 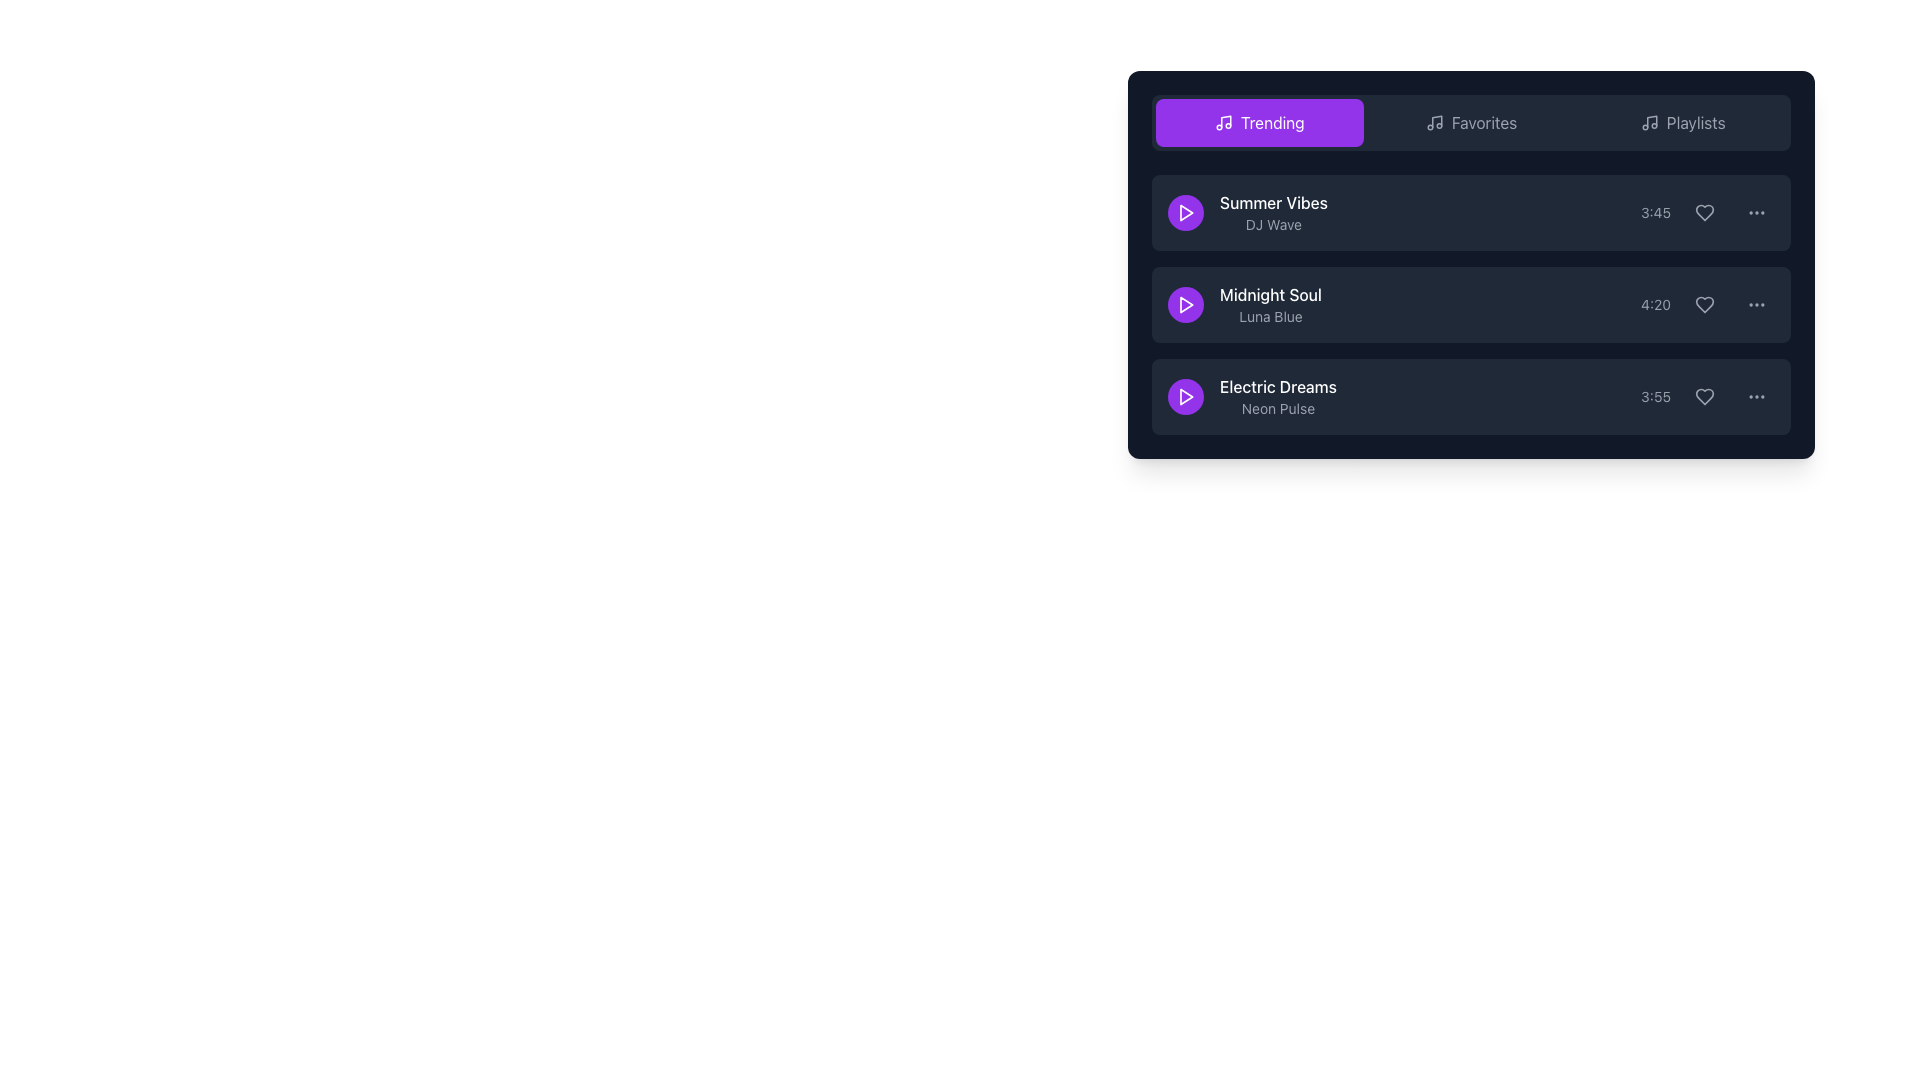 What do you see at coordinates (1185, 304) in the screenshot?
I see `the circular button with a purple background and a white play icon, located to the left of the text 'Midnight Soul', to transition the background color` at bounding box center [1185, 304].